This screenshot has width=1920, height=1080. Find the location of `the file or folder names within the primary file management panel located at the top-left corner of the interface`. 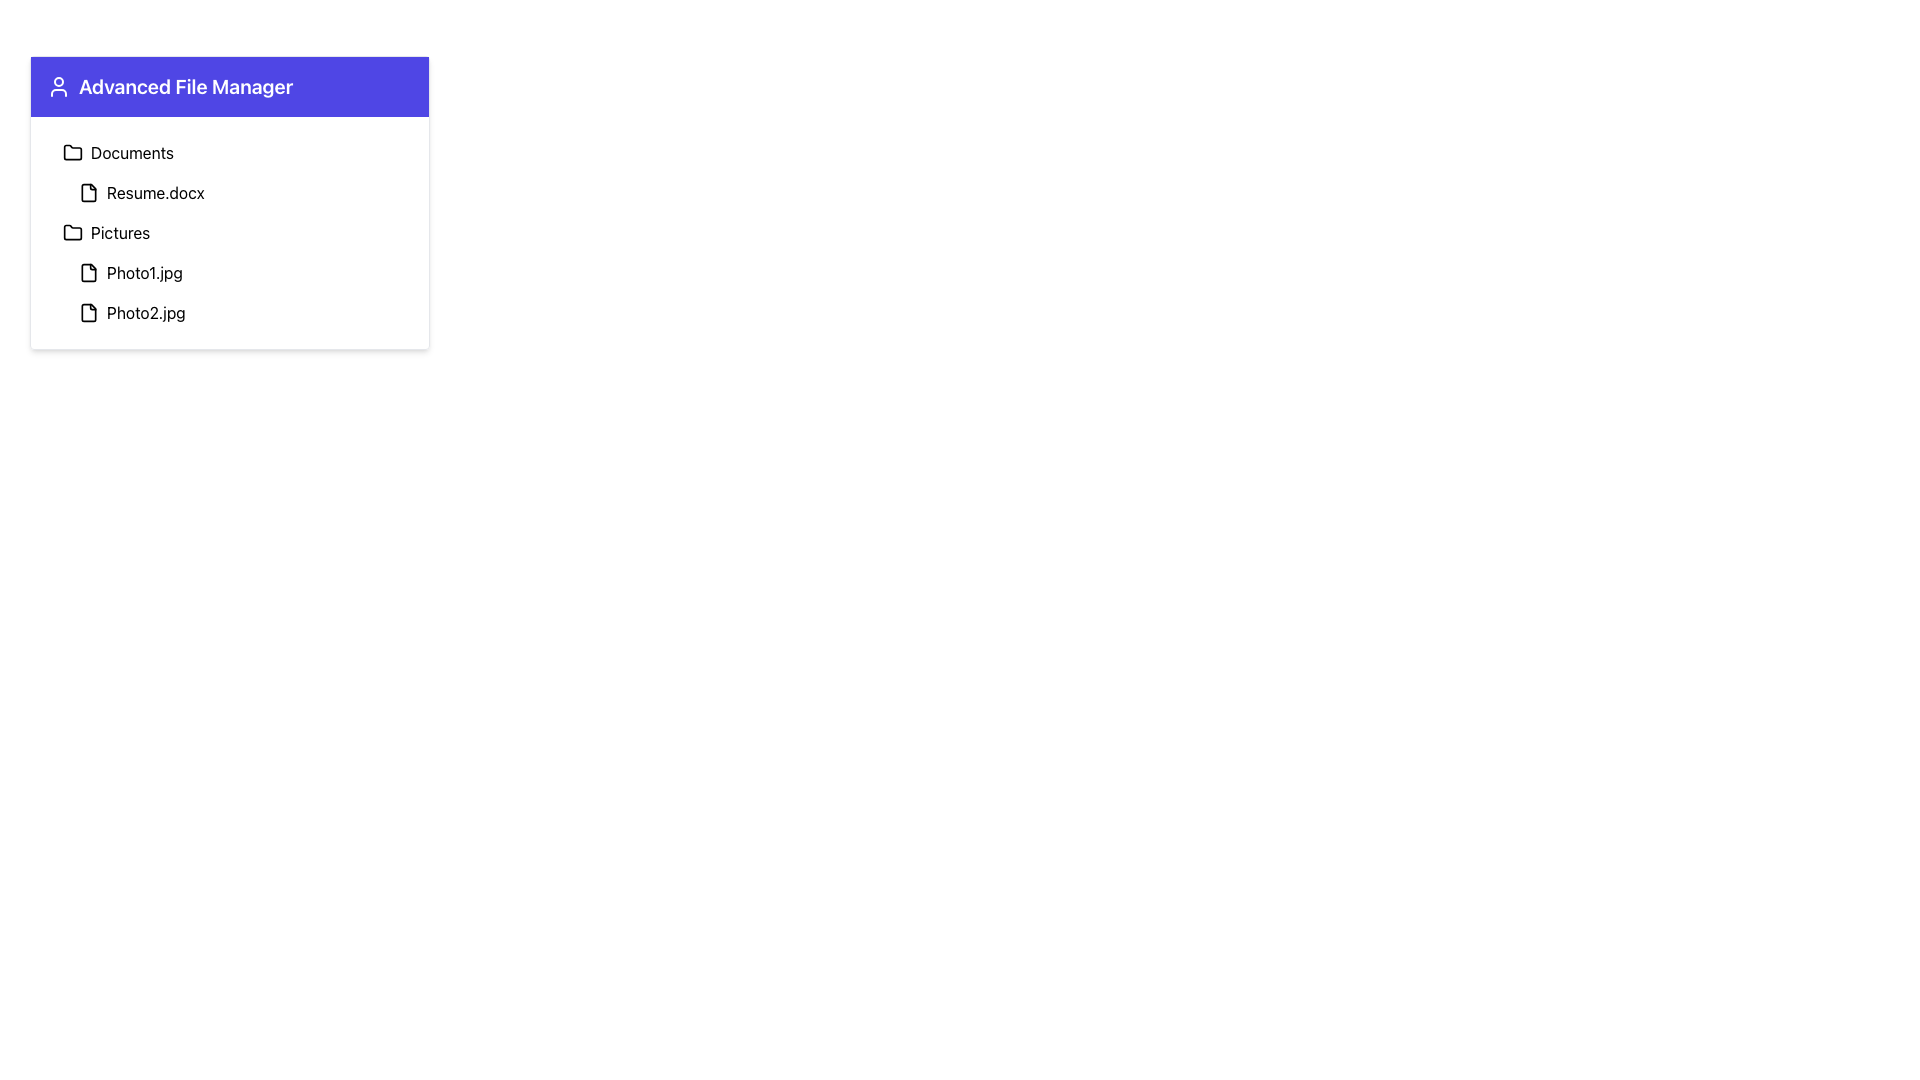

the file or folder names within the primary file management panel located at the top-left corner of the interface is located at coordinates (230, 203).